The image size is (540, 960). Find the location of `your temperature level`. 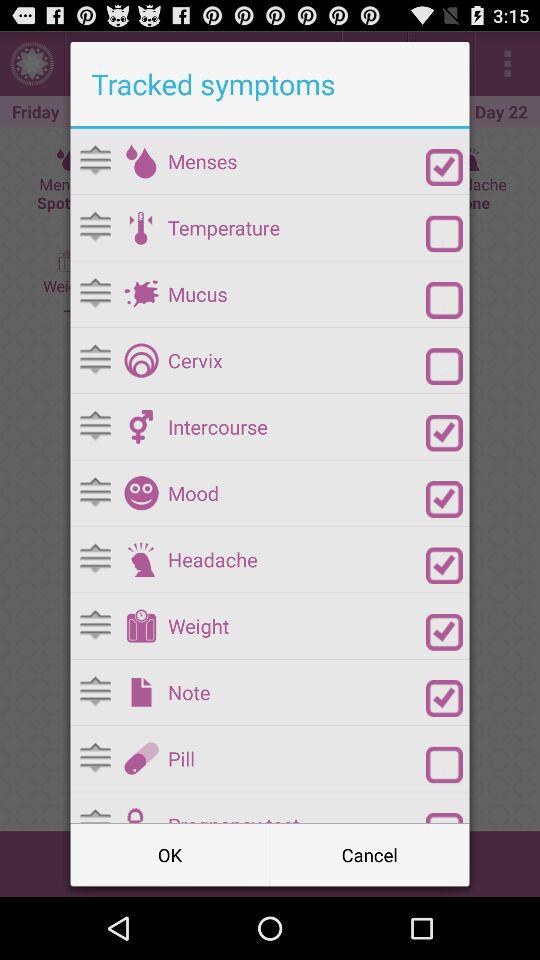

your temperature level is located at coordinates (140, 227).